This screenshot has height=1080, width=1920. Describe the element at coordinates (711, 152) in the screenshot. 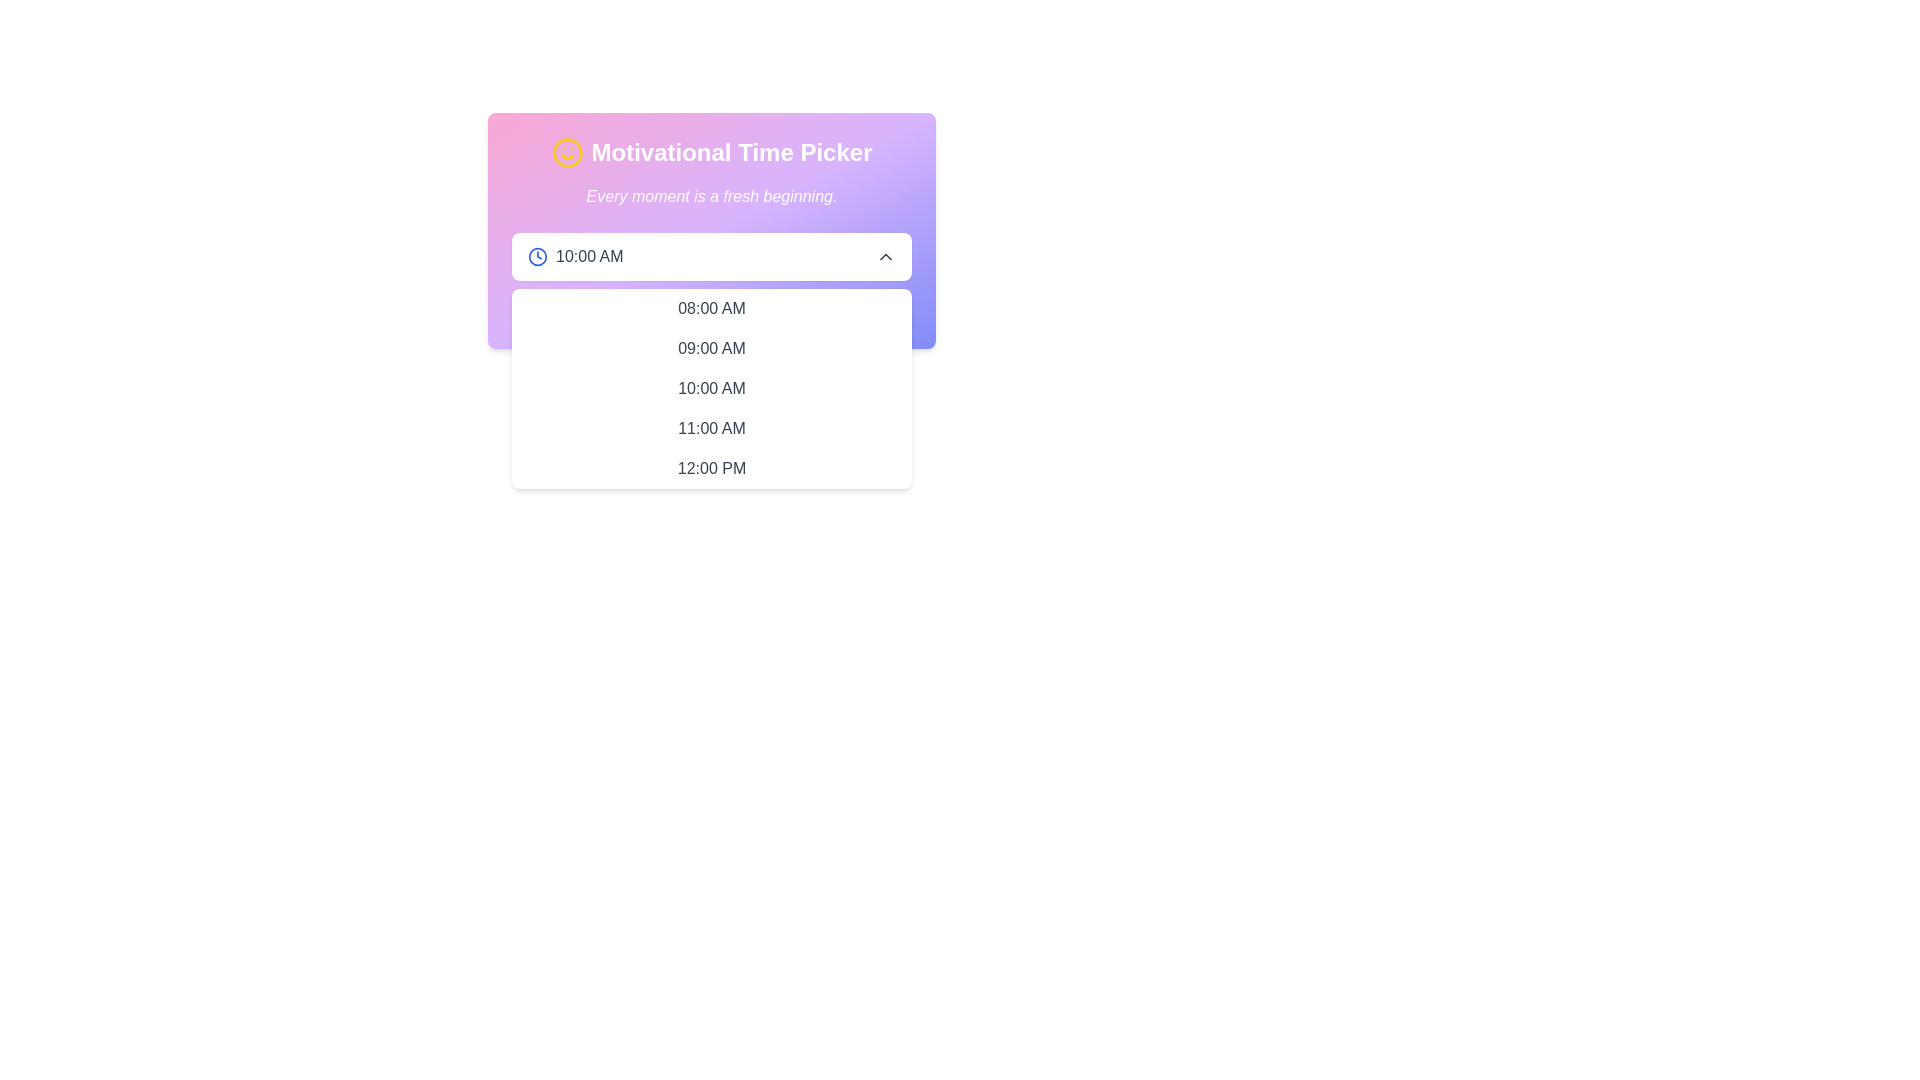

I see `the Heading label with a smiley icon that reads 'Motivational Time Picker', located at the top of the card component` at that location.